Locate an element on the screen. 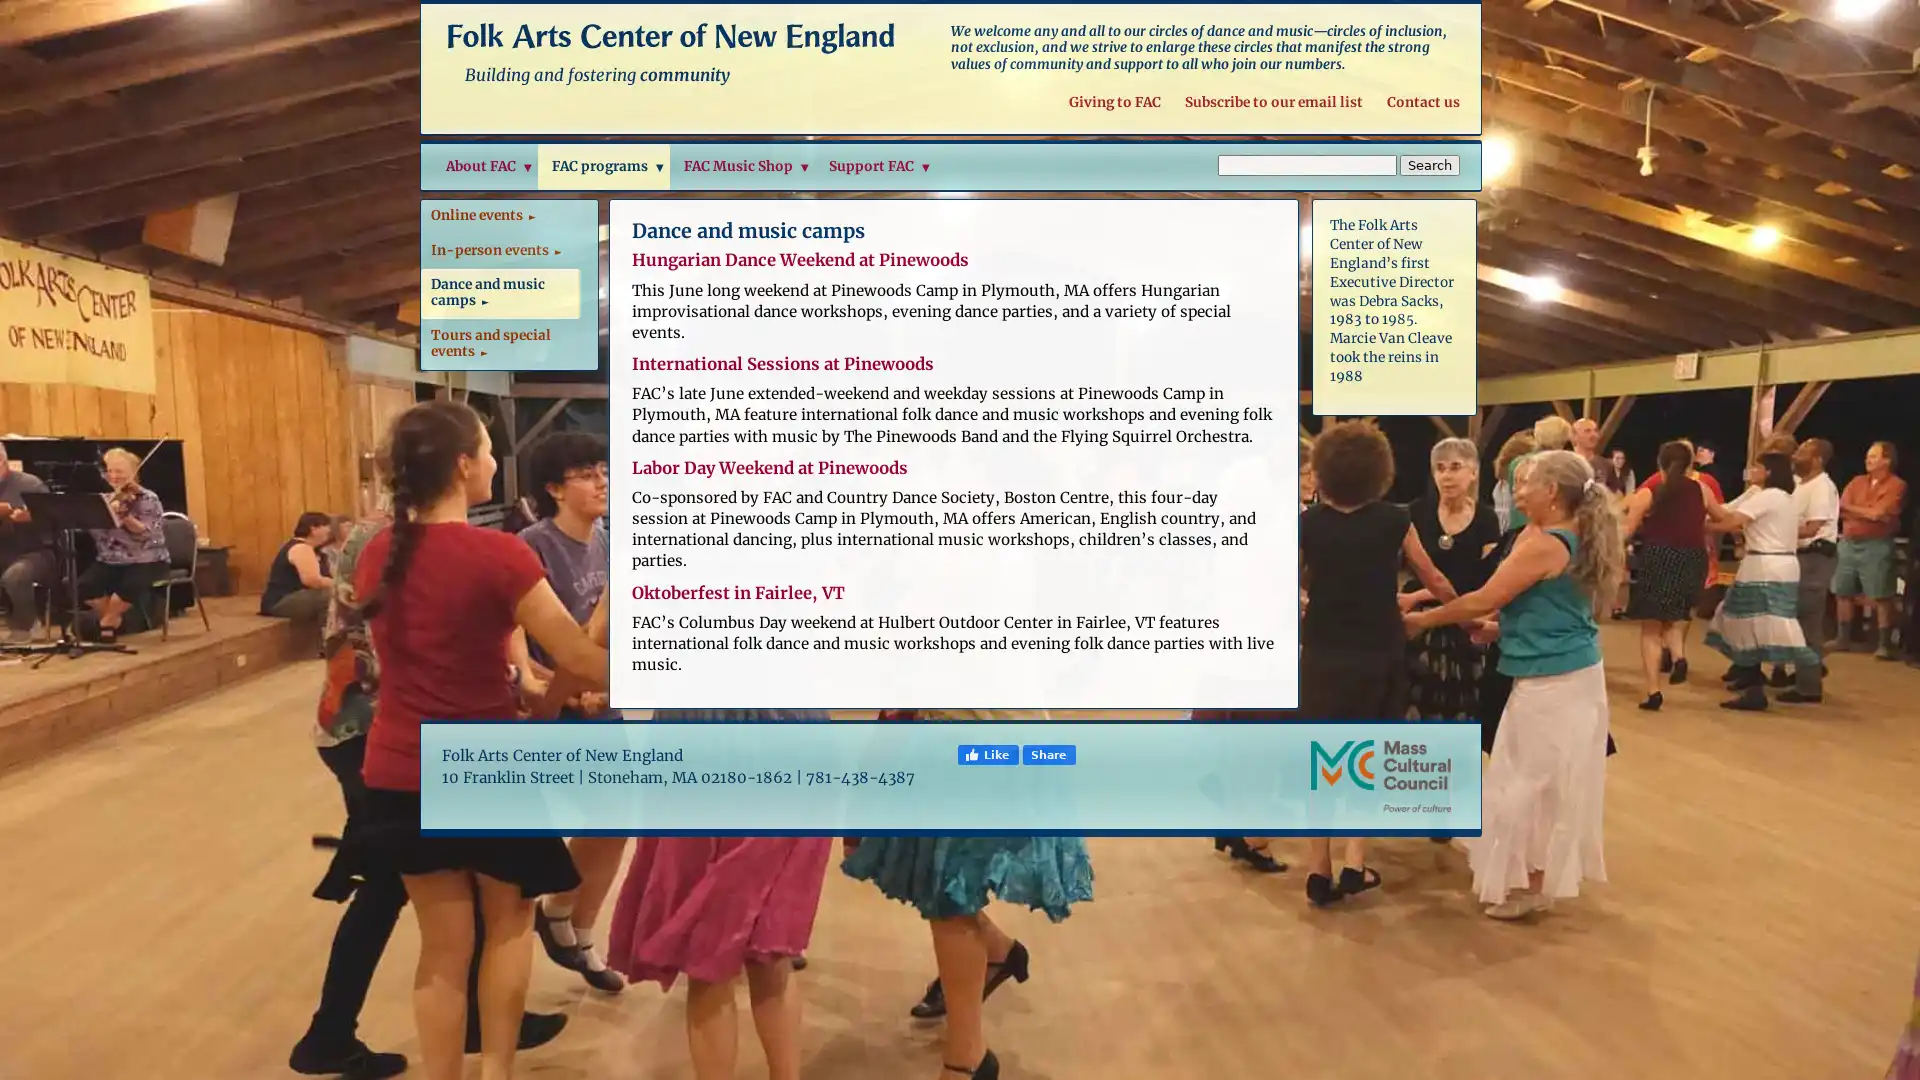 This screenshot has height=1080, width=1920. Search is located at coordinates (1429, 163).